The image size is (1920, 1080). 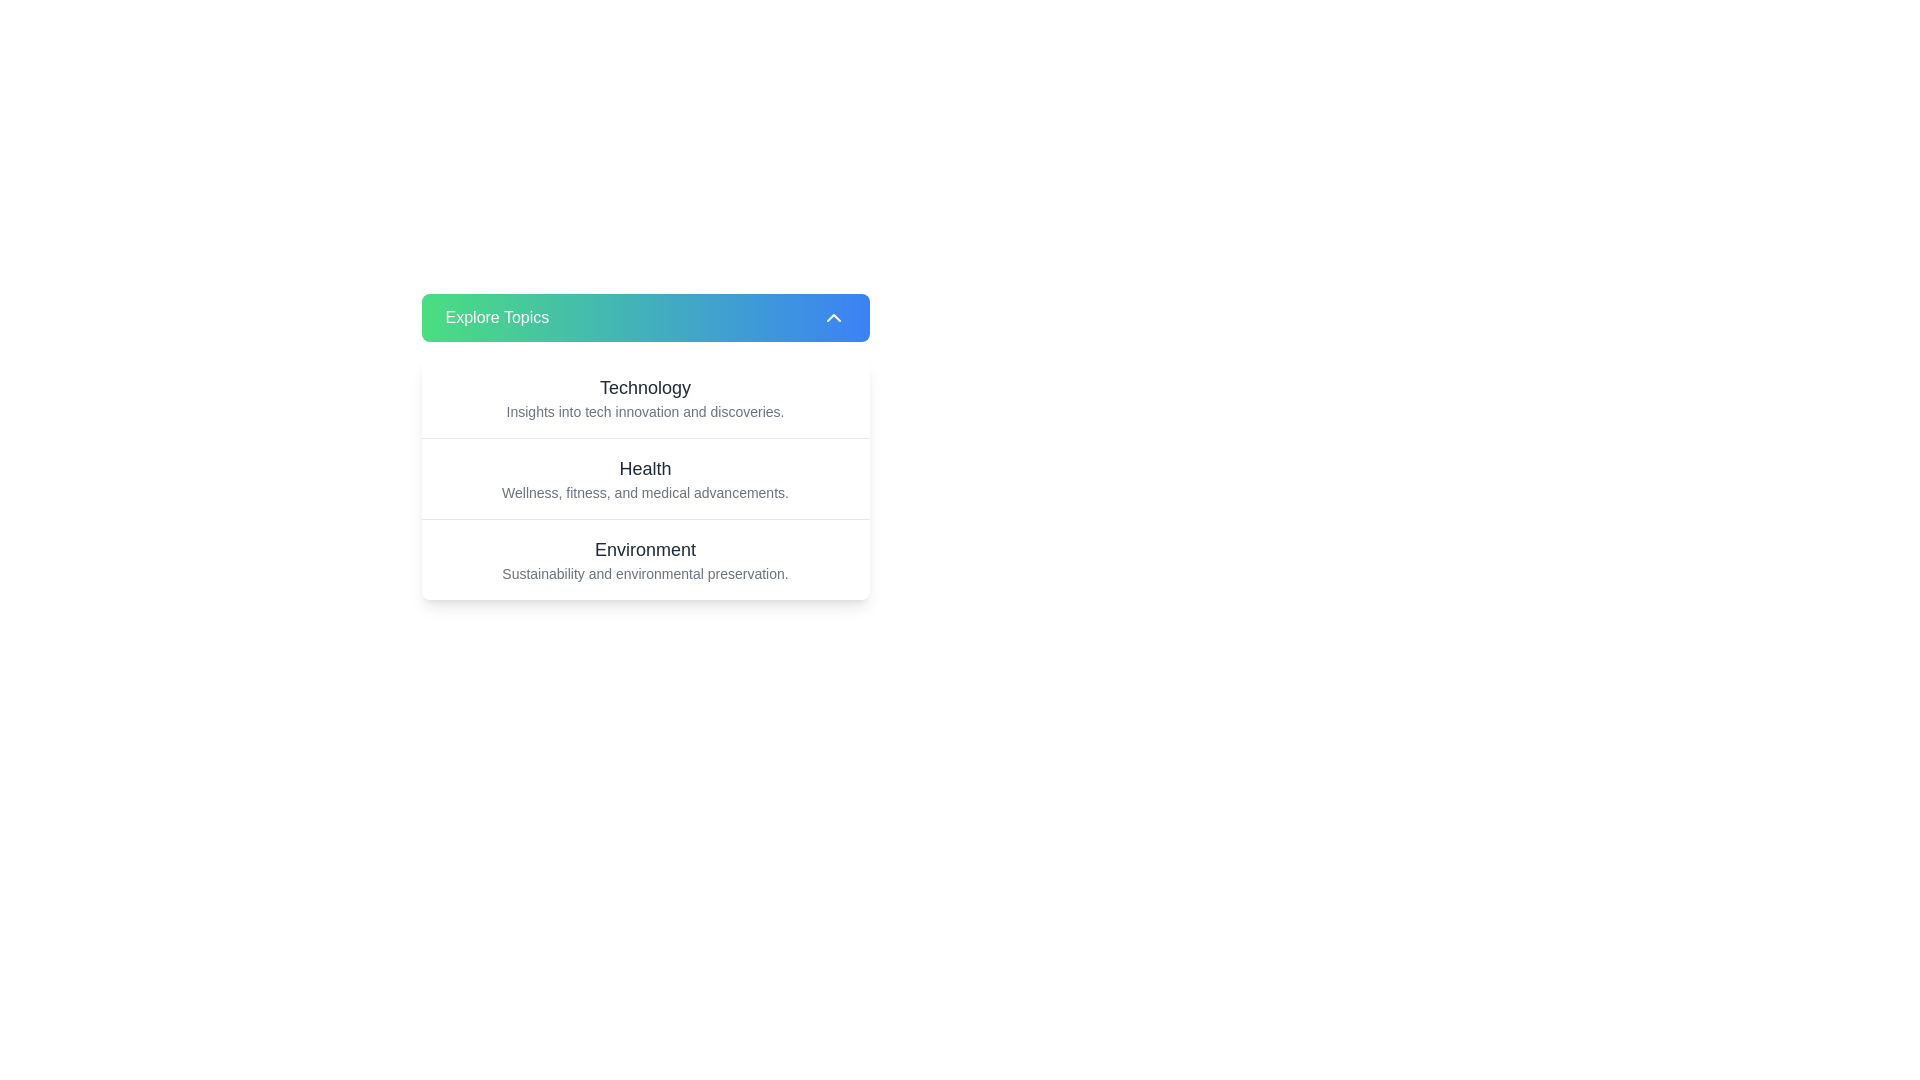 I want to click on the text label displaying 'Insights into tech innovation and discoveries.' located beneath the 'Technology' heading, so click(x=645, y=411).